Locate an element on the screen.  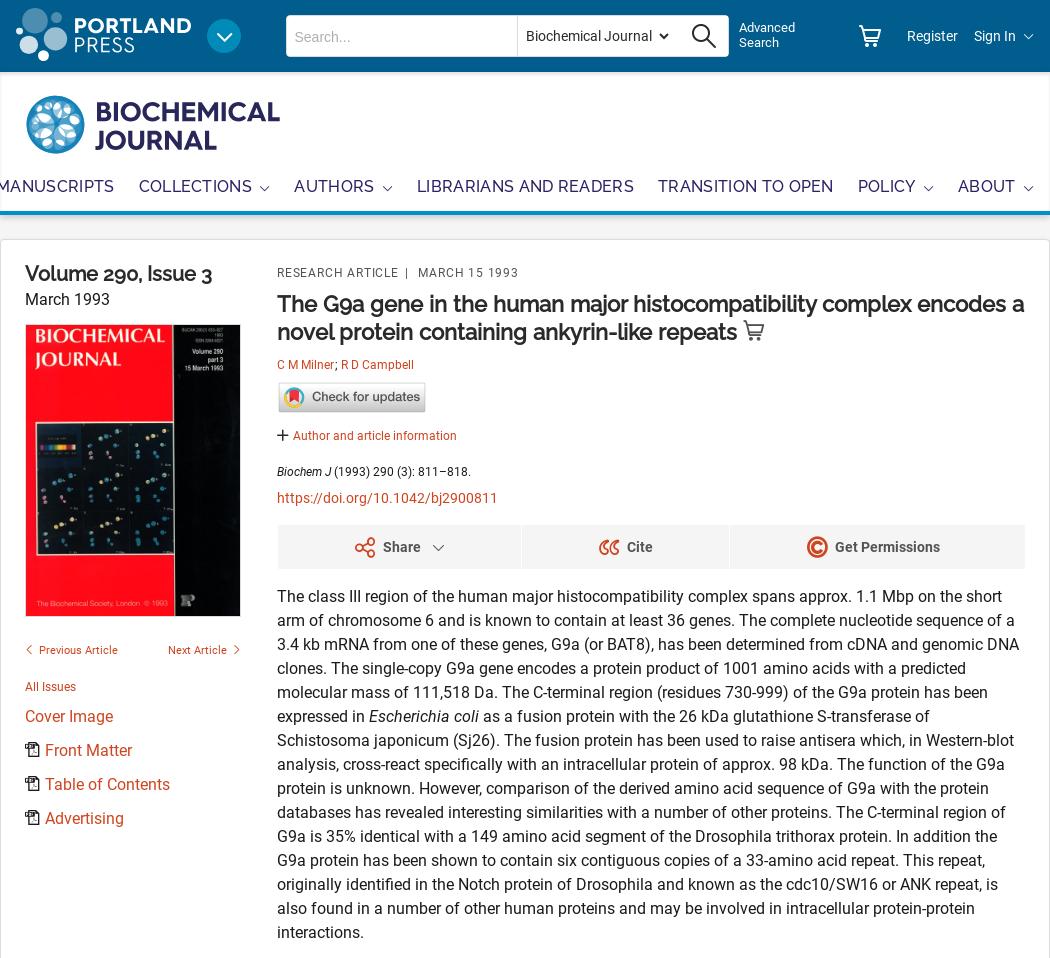
'Register' is located at coordinates (906, 35).